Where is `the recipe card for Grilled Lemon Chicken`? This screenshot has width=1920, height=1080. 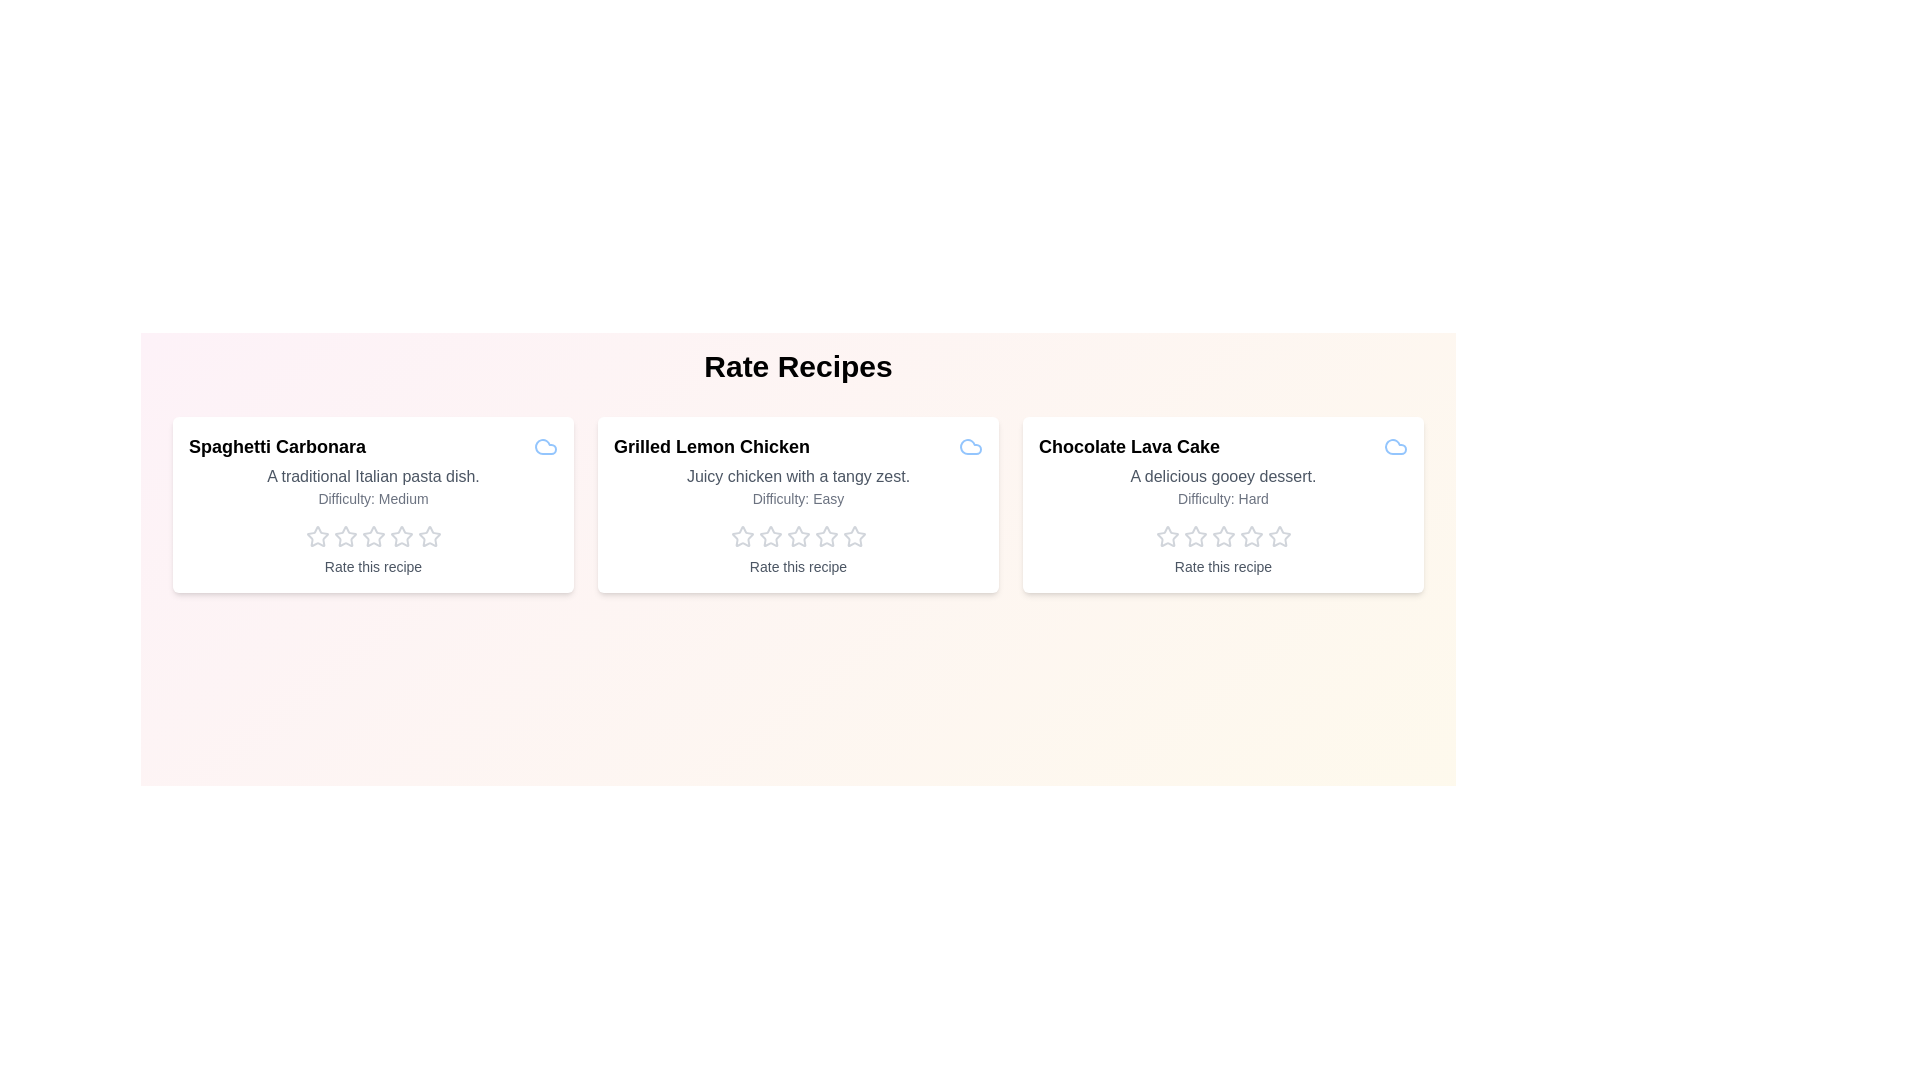 the recipe card for Grilled Lemon Chicken is located at coordinates (797, 504).